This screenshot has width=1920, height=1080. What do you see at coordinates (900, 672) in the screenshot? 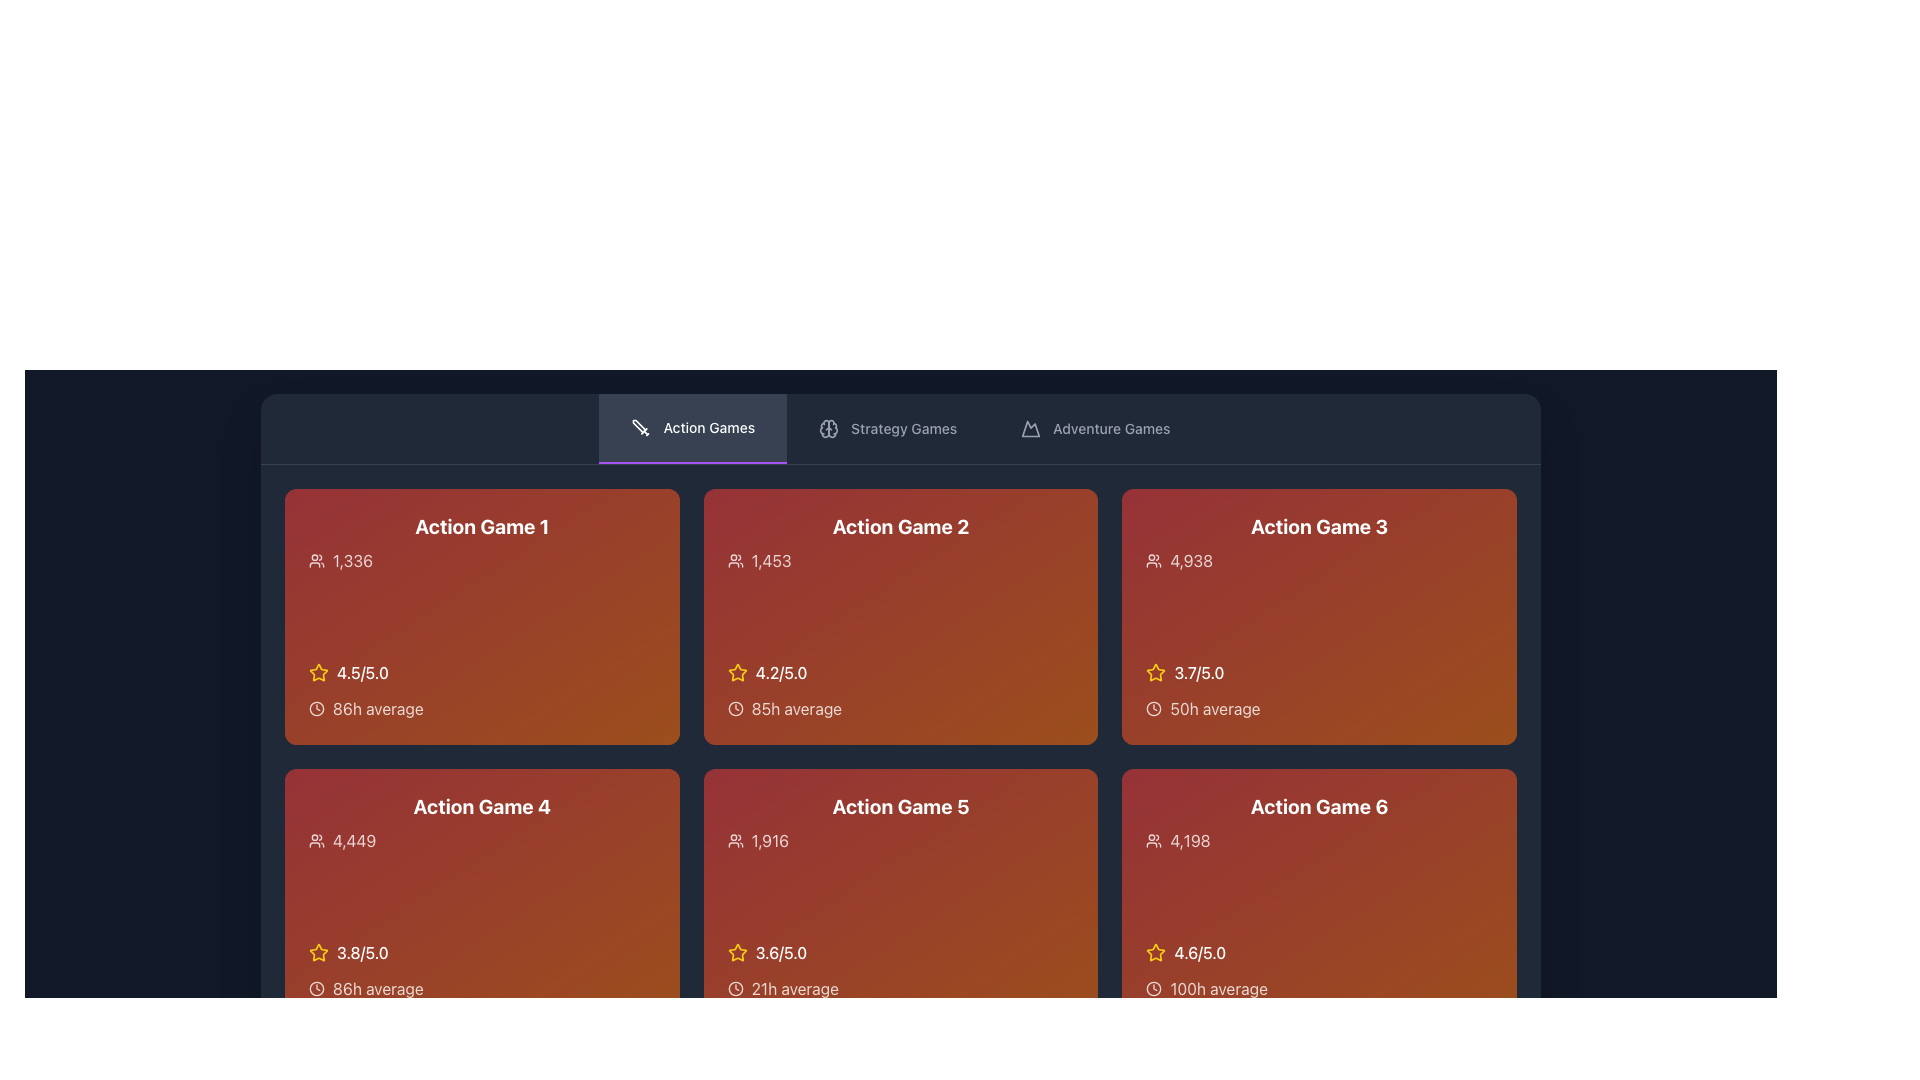
I see `the Rating Display that shows the text '4.2/5.0' in white font, with a yellow star icon on its left, located within the second card labeled 'Action Game 2'` at bounding box center [900, 672].